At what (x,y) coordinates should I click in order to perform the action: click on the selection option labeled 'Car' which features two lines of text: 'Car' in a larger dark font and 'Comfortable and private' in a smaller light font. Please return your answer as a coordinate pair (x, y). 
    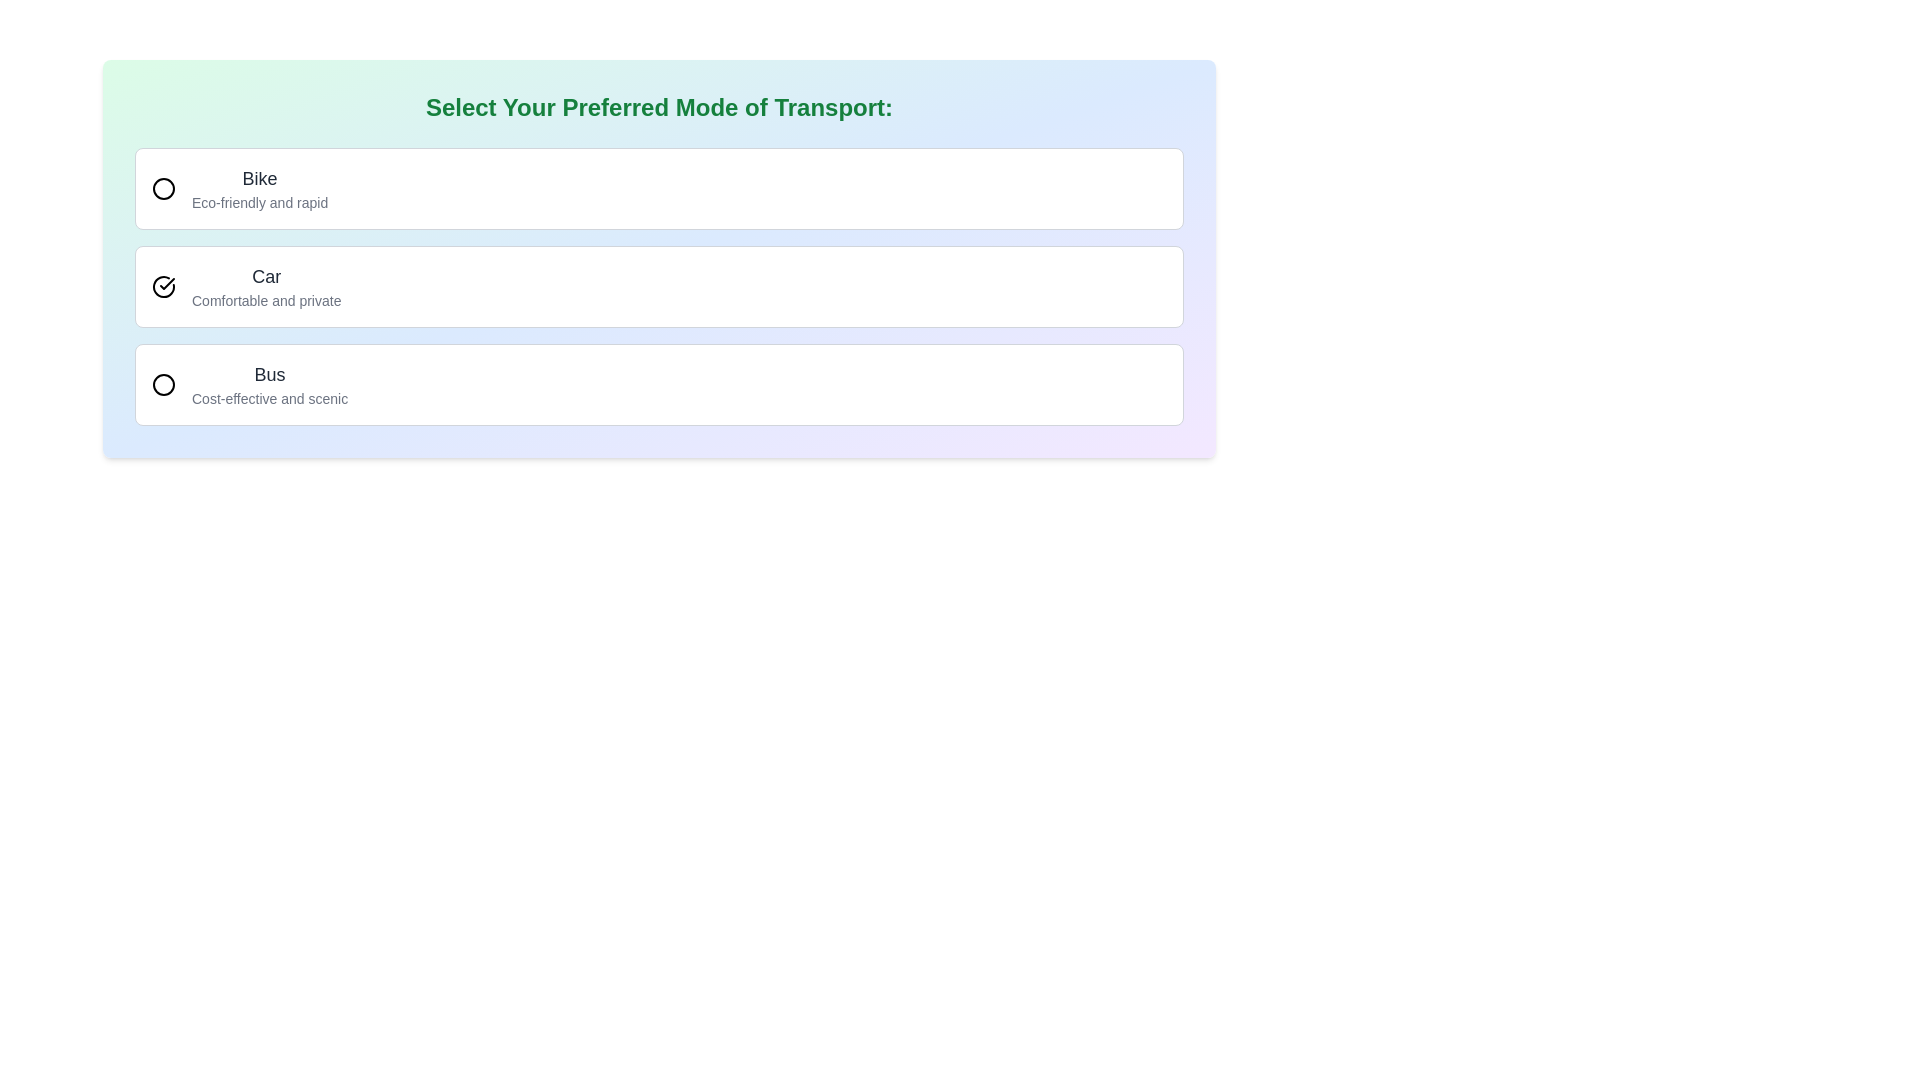
    Looking at the image, I should click on (265, 286).